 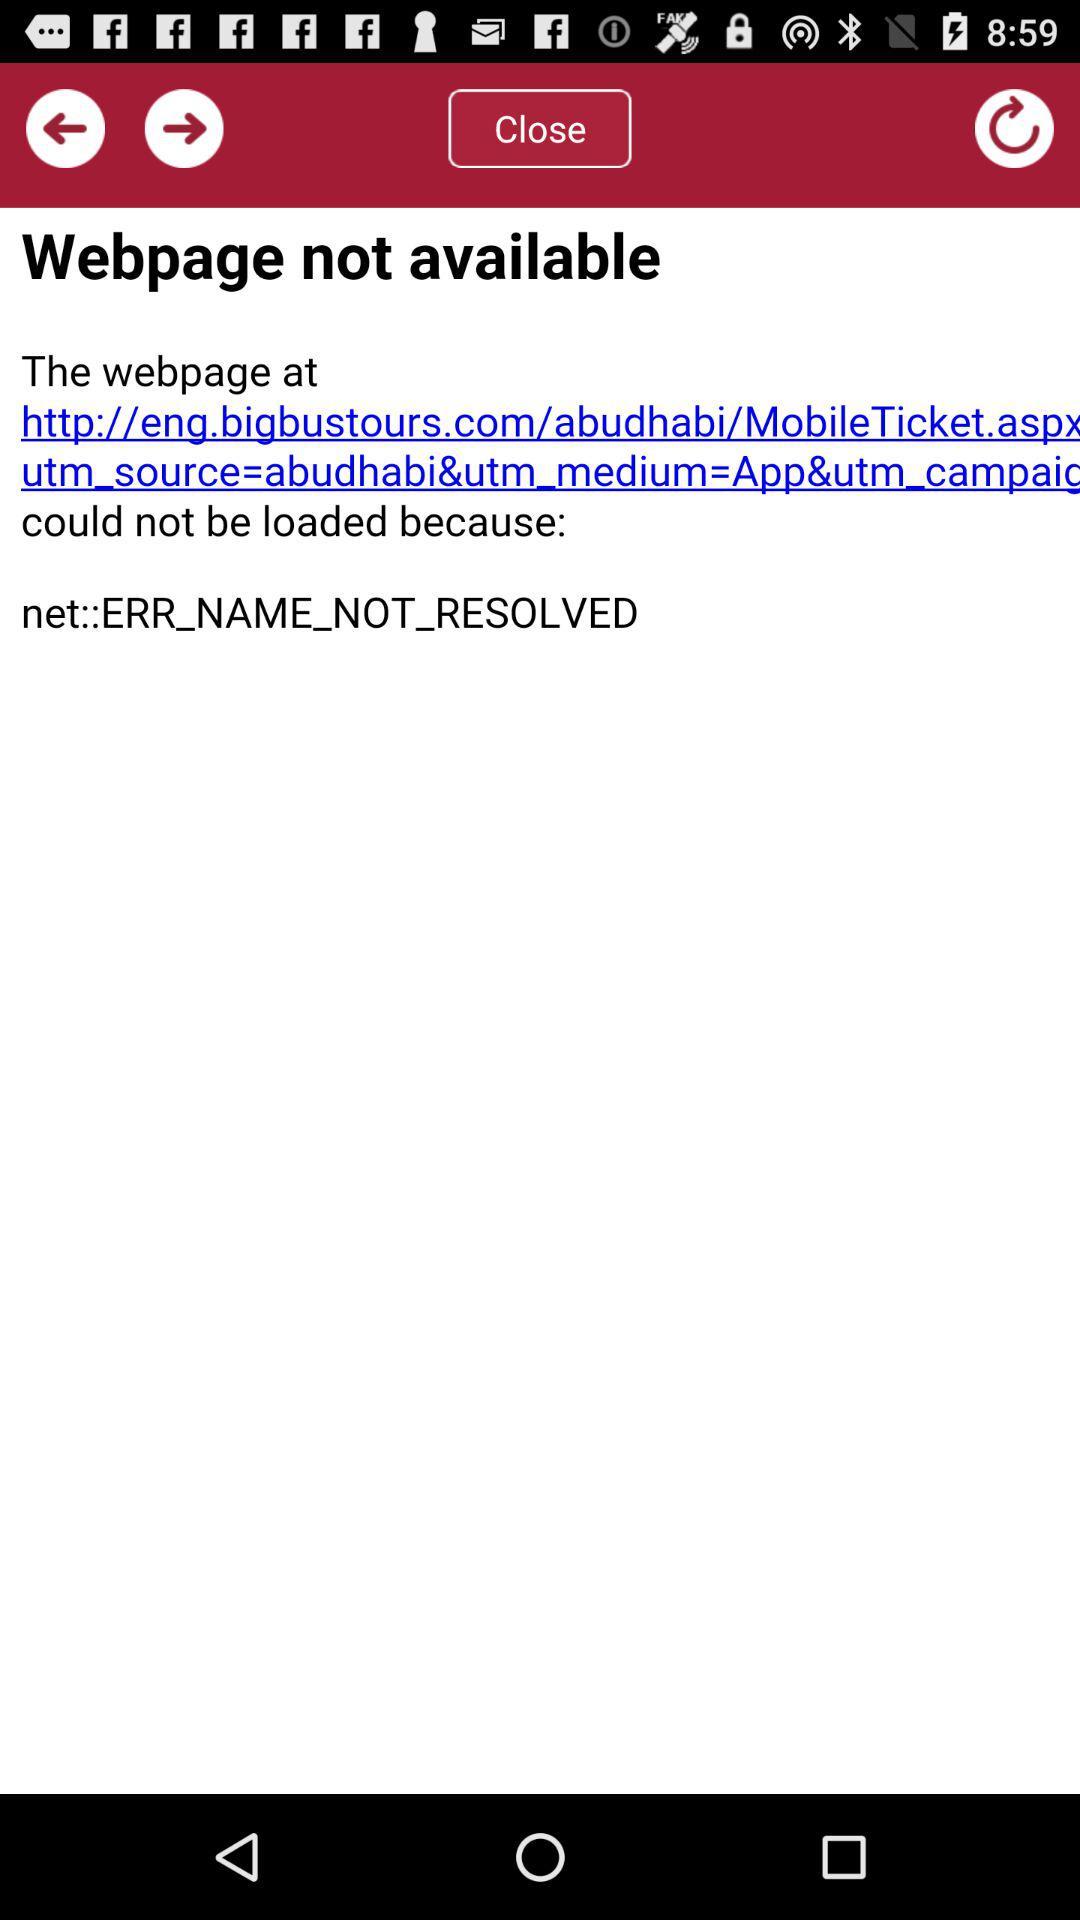 What do you see at coordinates (540, 1000) in the screenshot?
I see `web page visible` at bounding box center [540, 1000].